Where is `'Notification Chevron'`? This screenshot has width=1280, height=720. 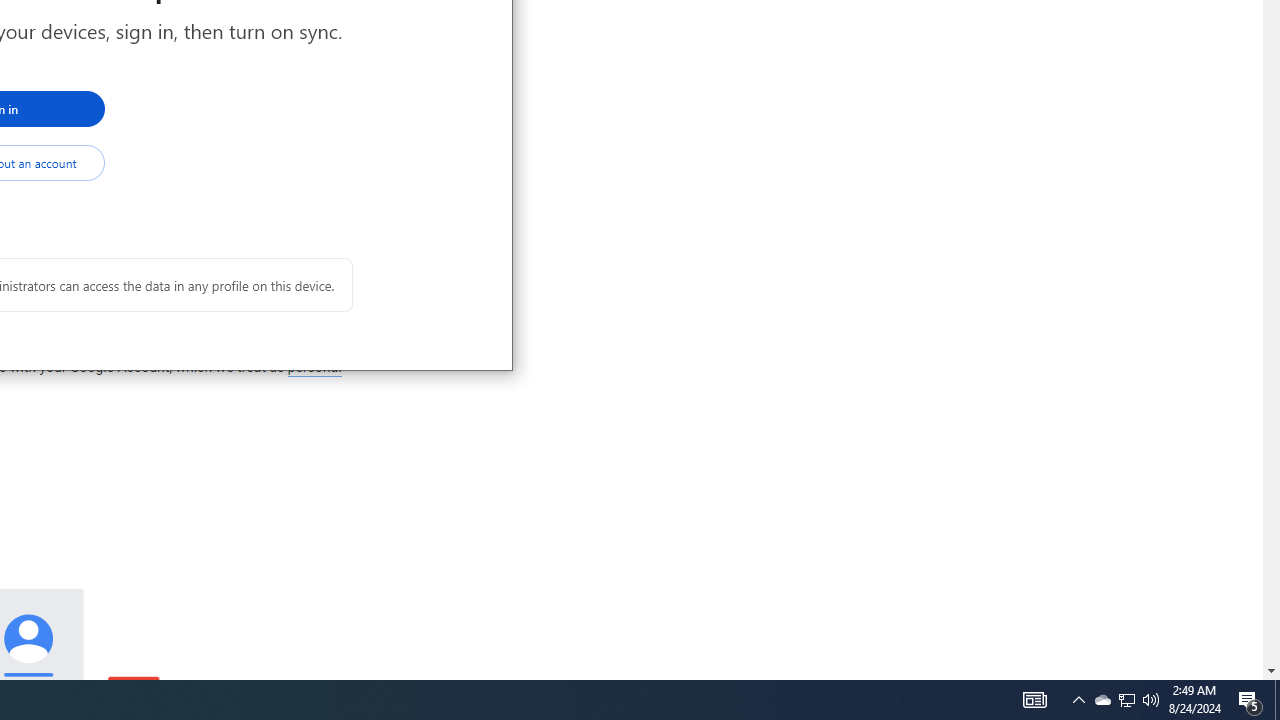 'Notification Chevron' is located at coordinates (1078, 698).